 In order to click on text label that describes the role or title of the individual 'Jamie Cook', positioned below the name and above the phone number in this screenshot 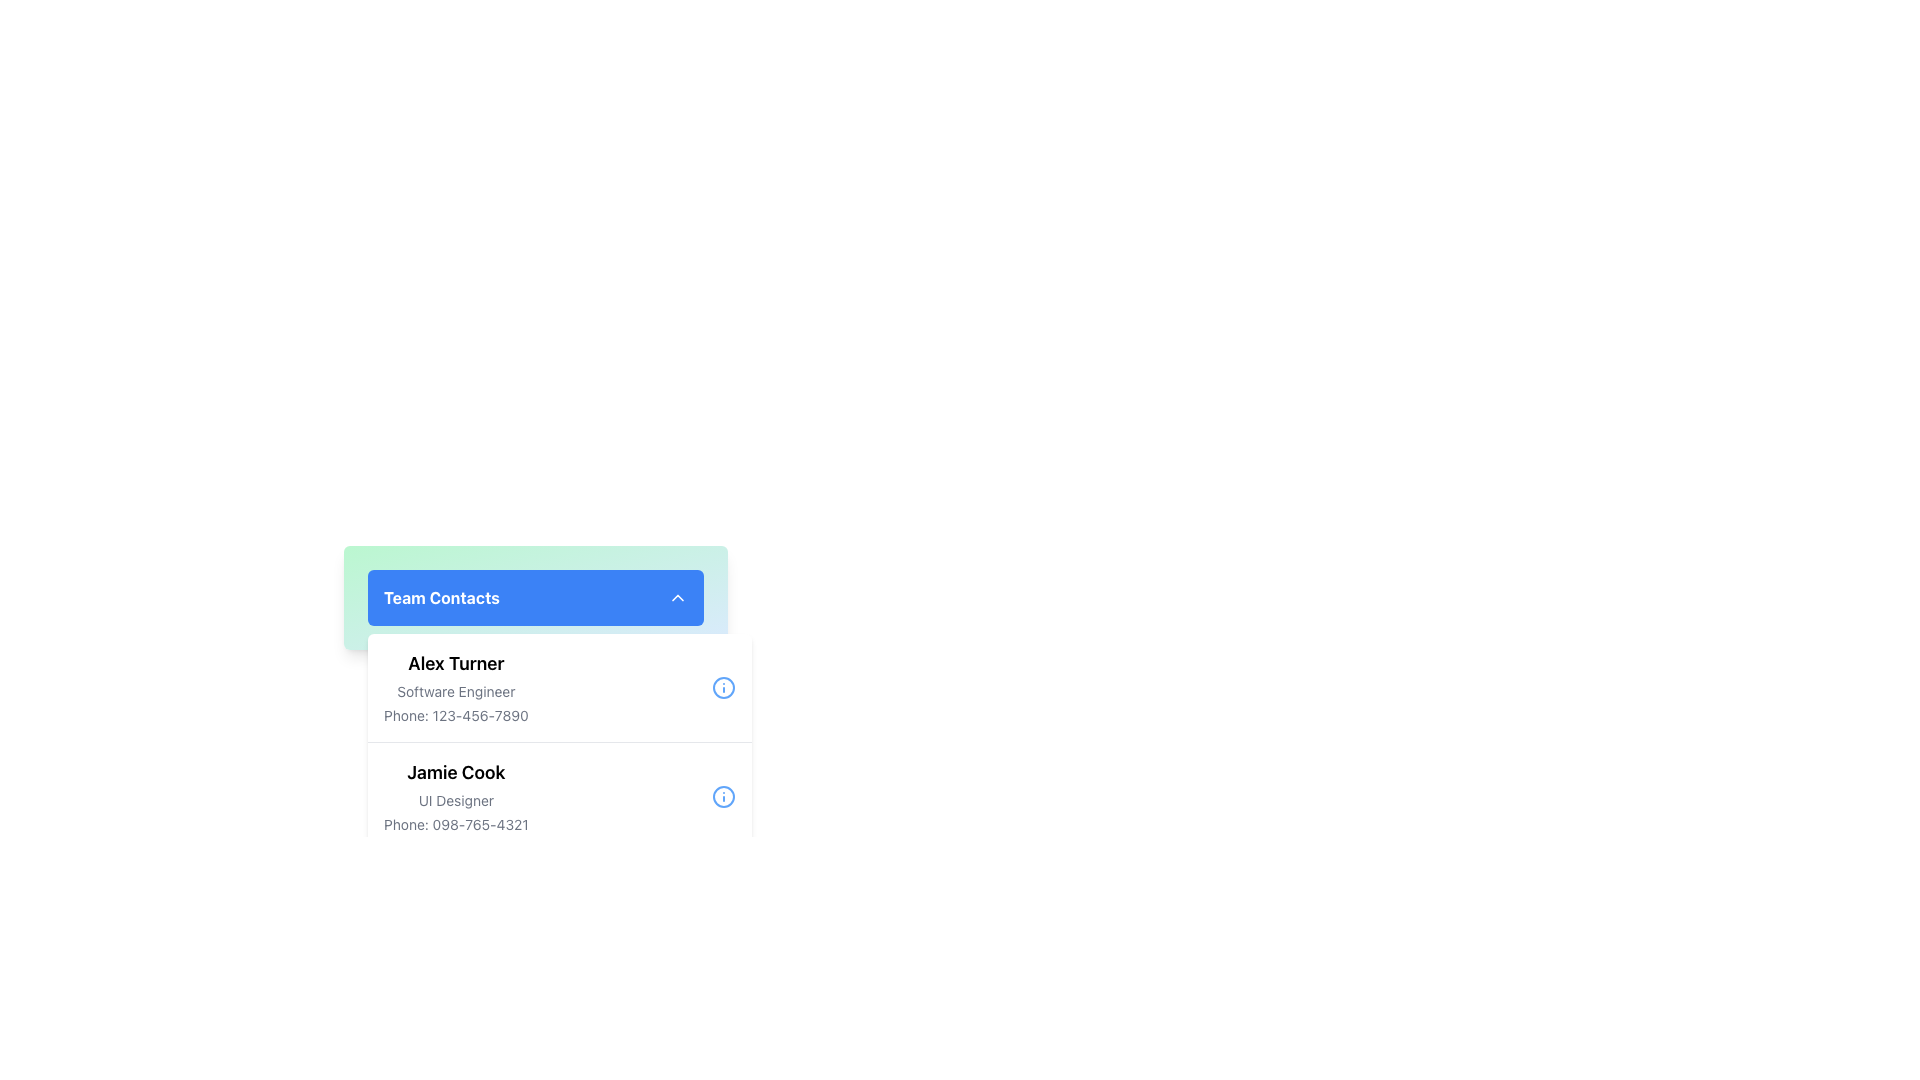, I will do `click(455, 800)`.